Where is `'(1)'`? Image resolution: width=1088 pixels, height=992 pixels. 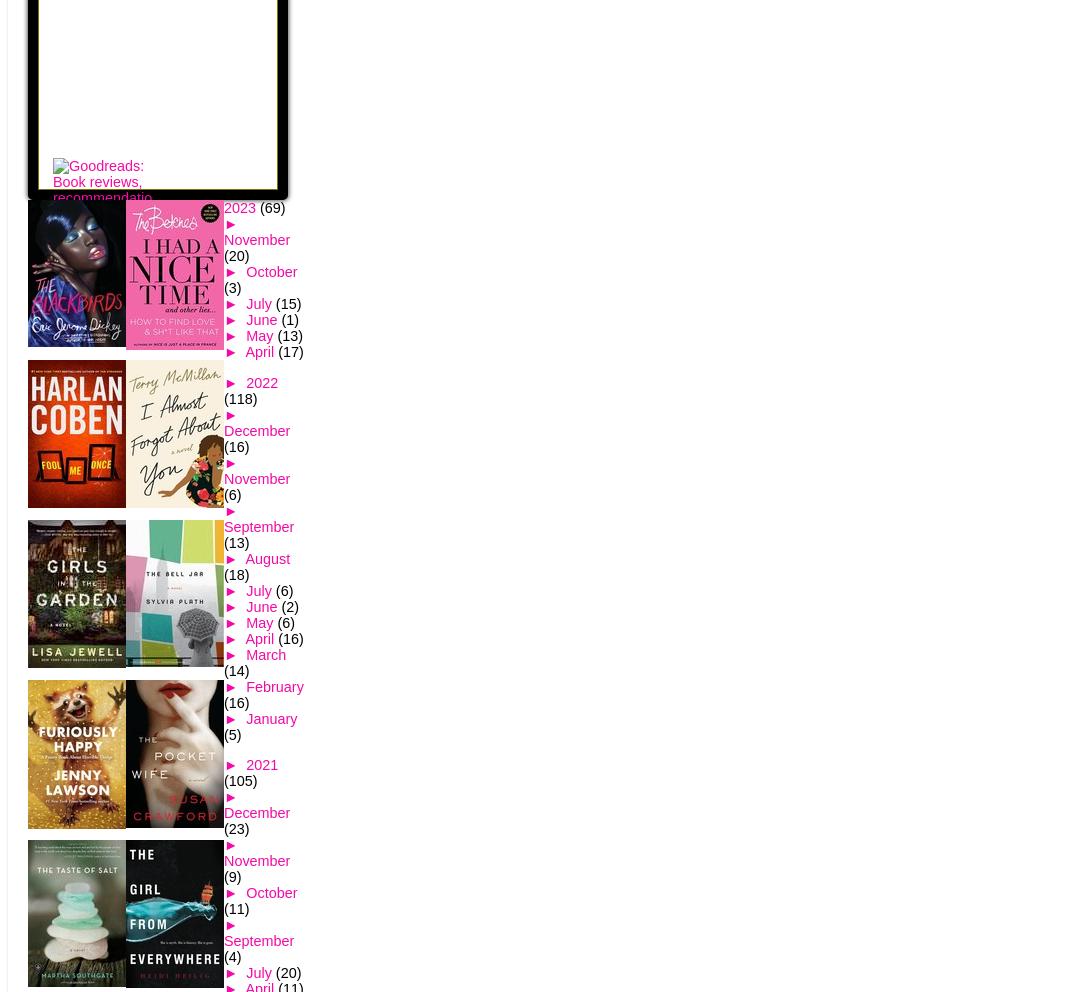 '(1)' is located at coordinates (281, 320).